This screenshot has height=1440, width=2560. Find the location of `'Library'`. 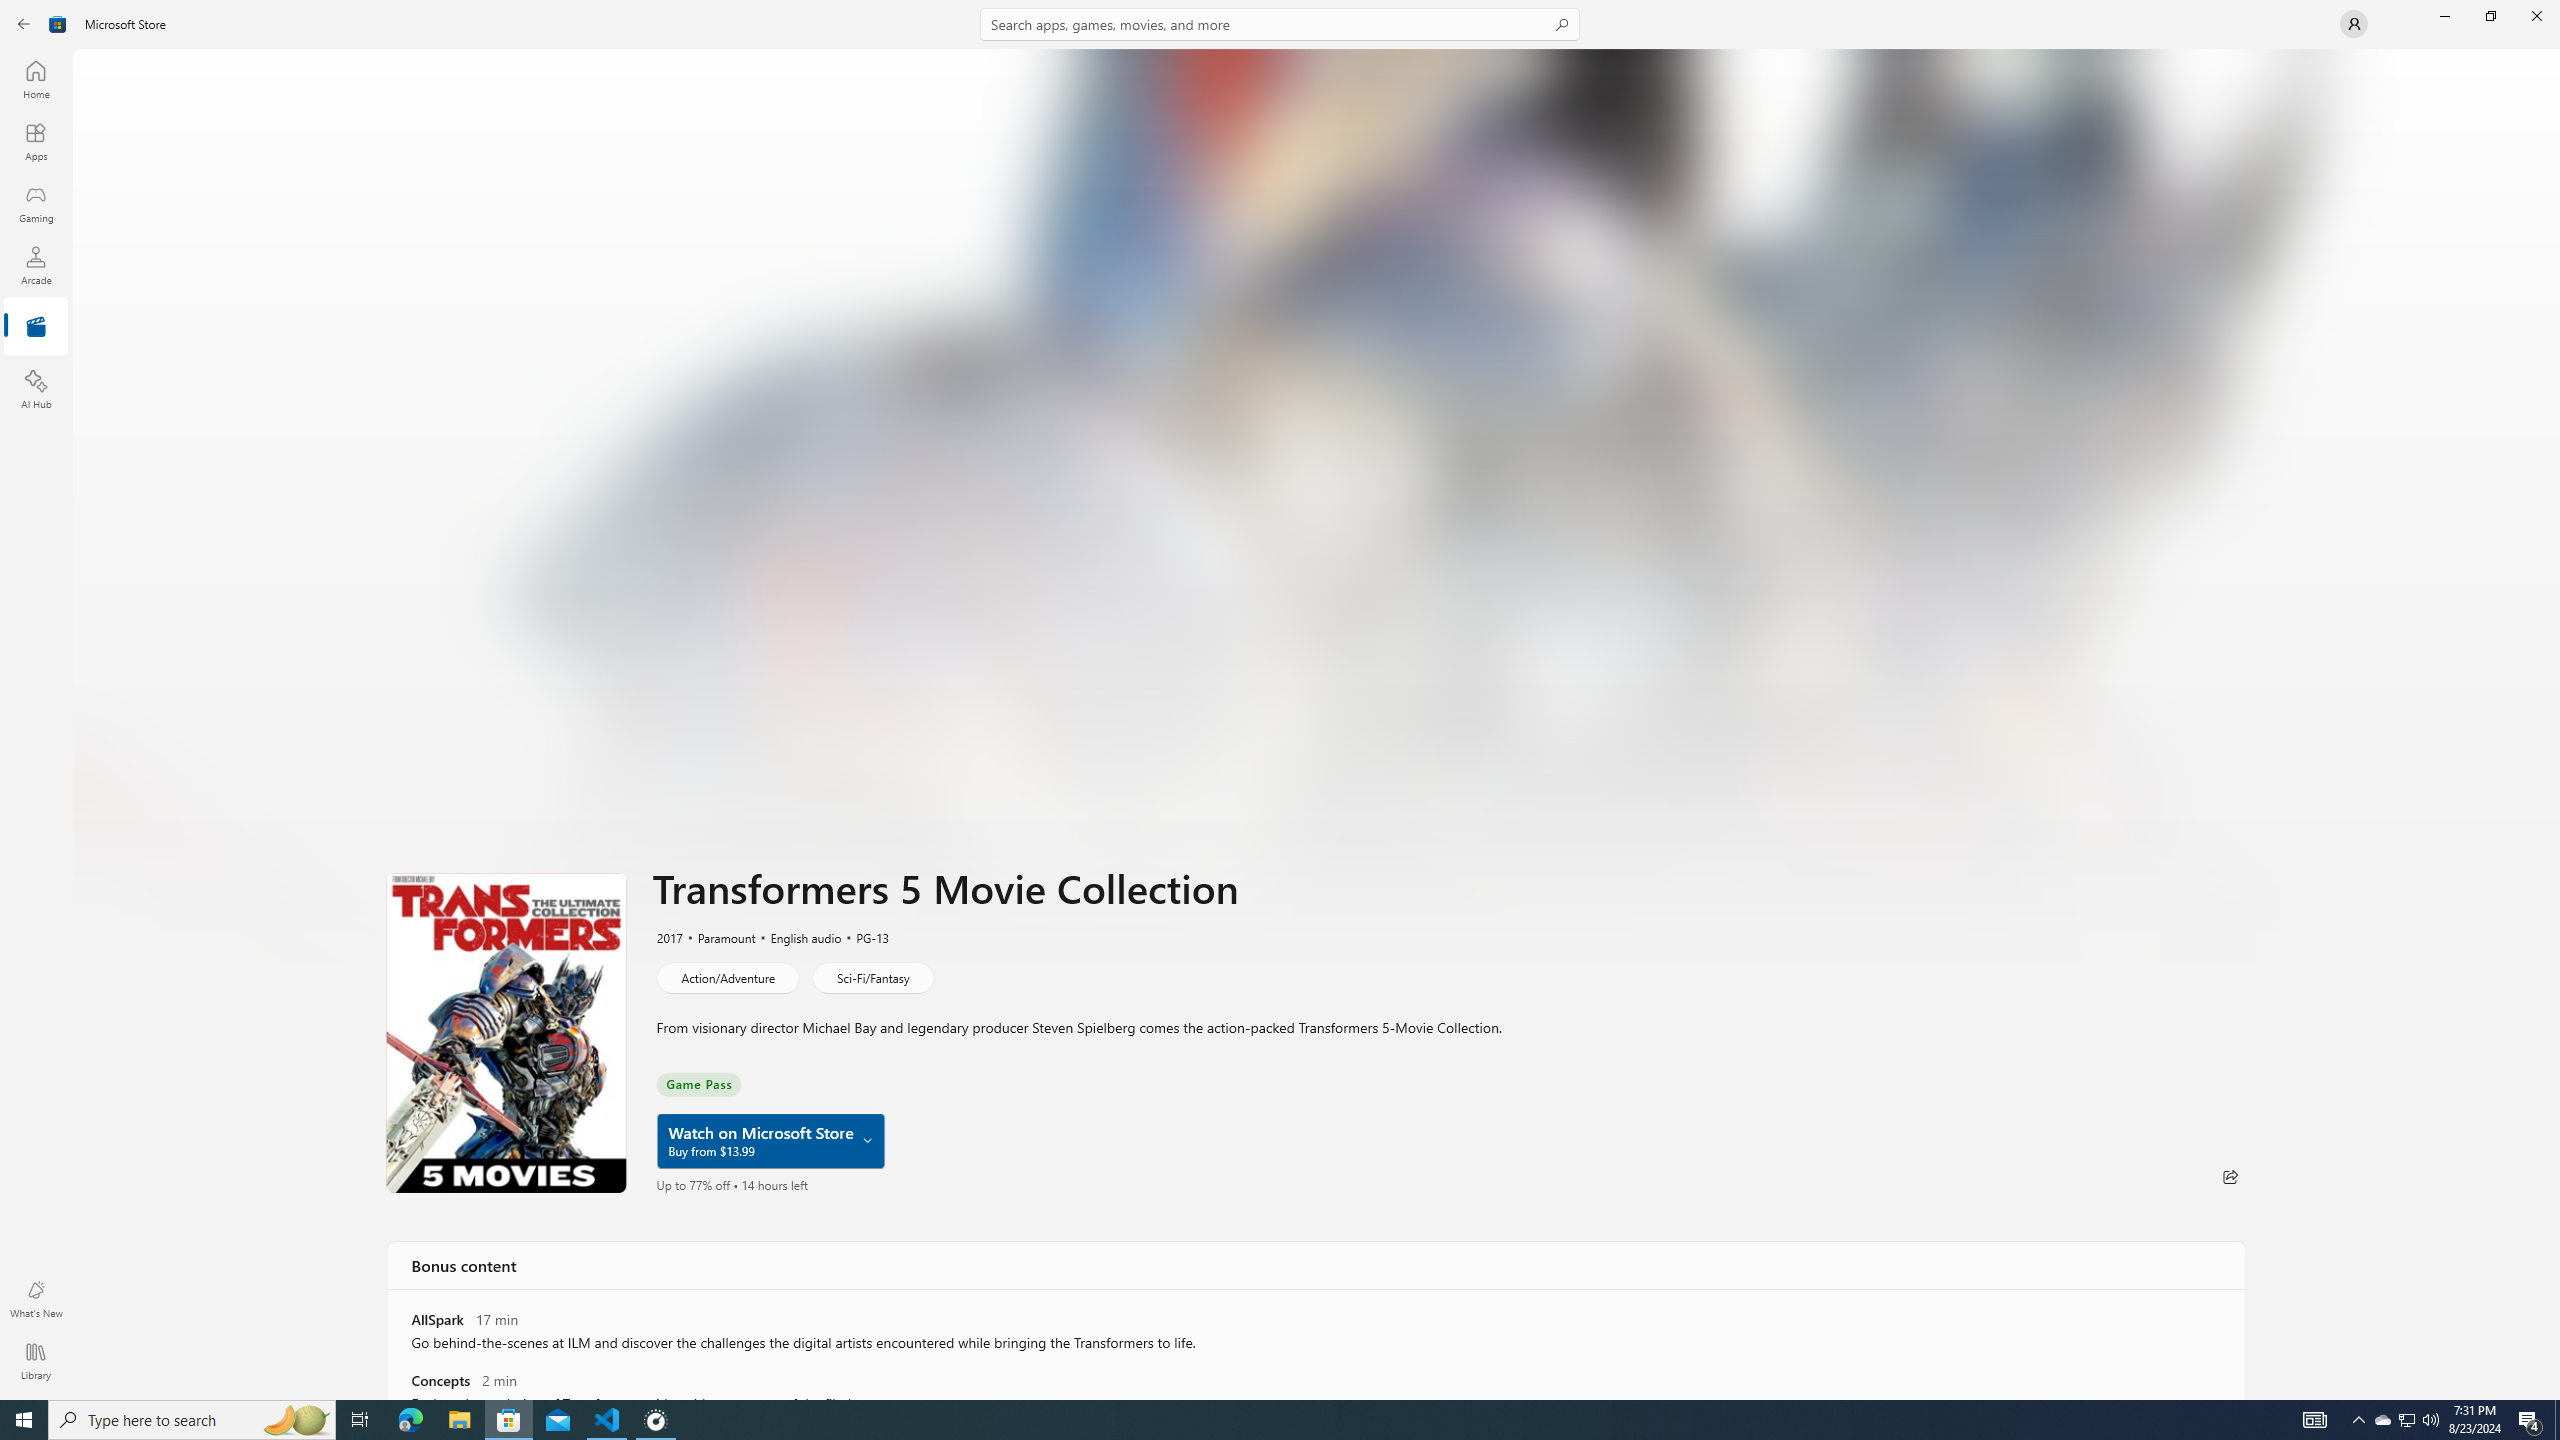

'Library' is located at coordinates (34, 1360).